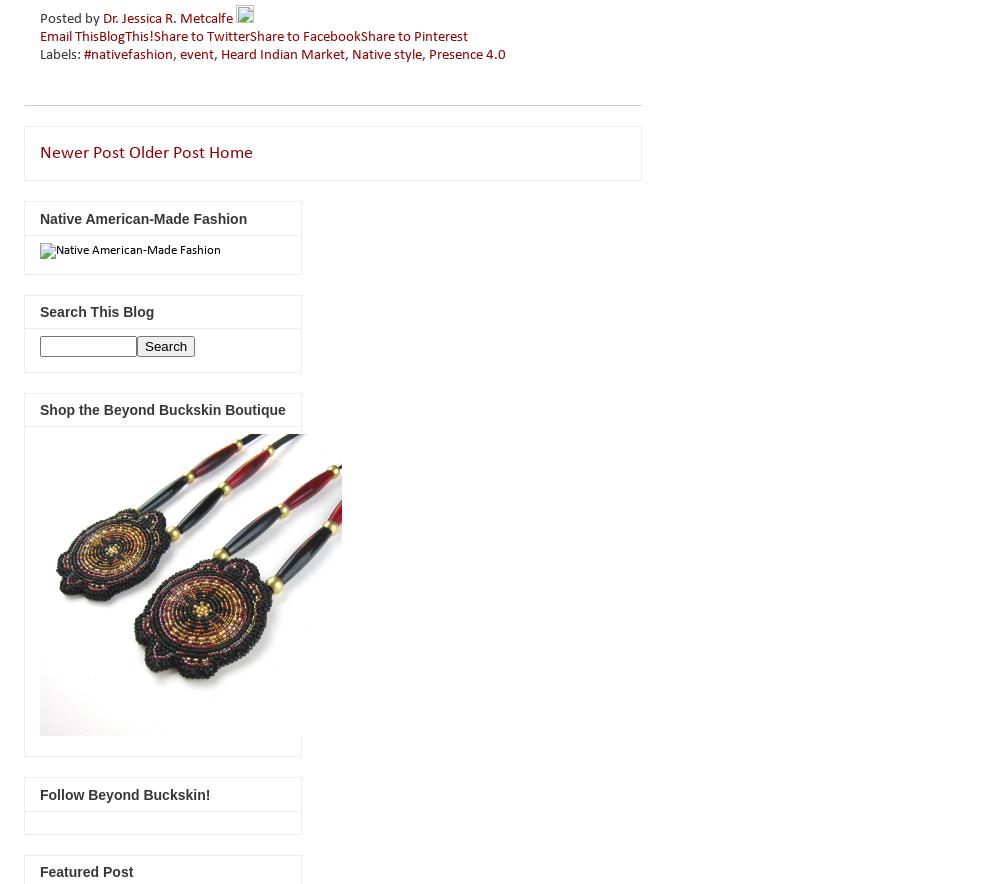 The image size is (984, 884). What do you see at coordinates (304, 37) in the screenshot?
I see `'Share to Facebook'` at bounding box center [304, 37].